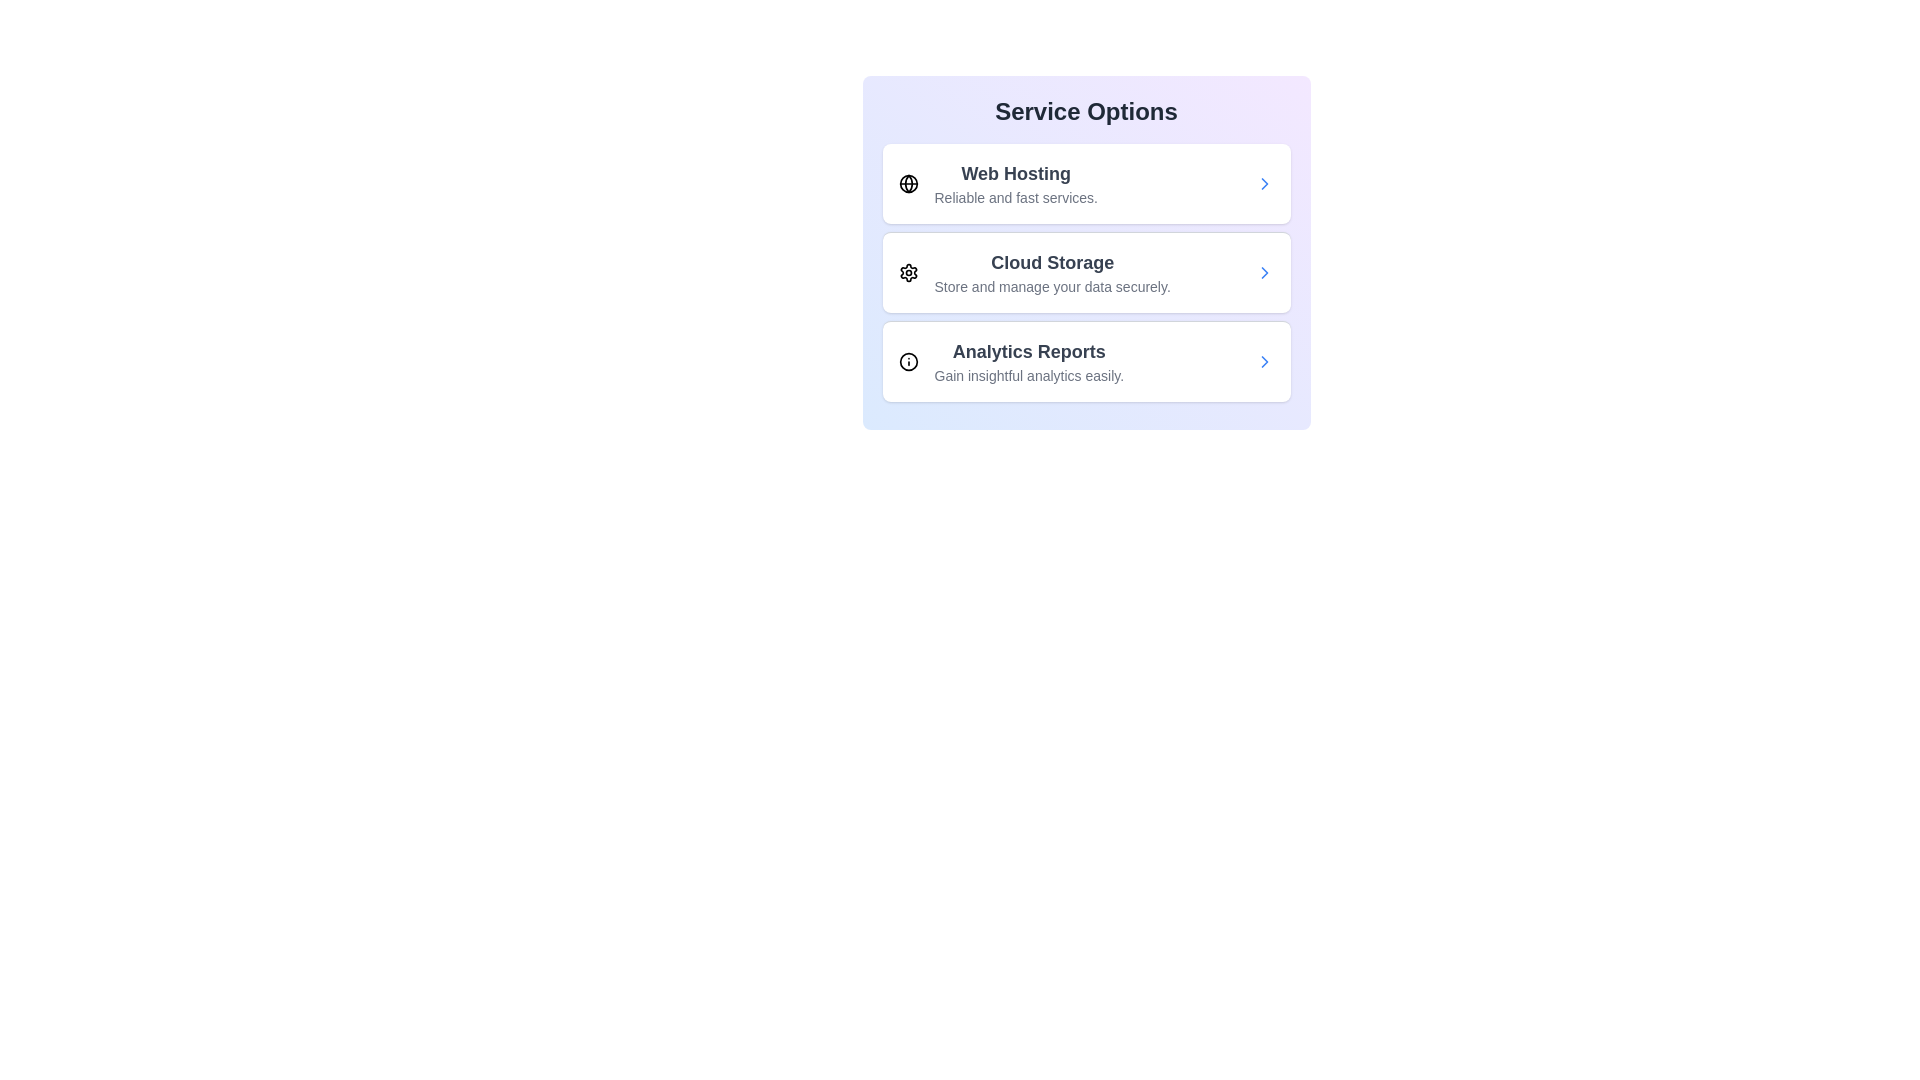 Image resolution: width=1920 pixels, height=1080 pixels. Describe the element at coordinates (1085, 272) in the screenshot. I see `the service item labeled 'Cloud Storage' to trigger its hover effect` at that location.